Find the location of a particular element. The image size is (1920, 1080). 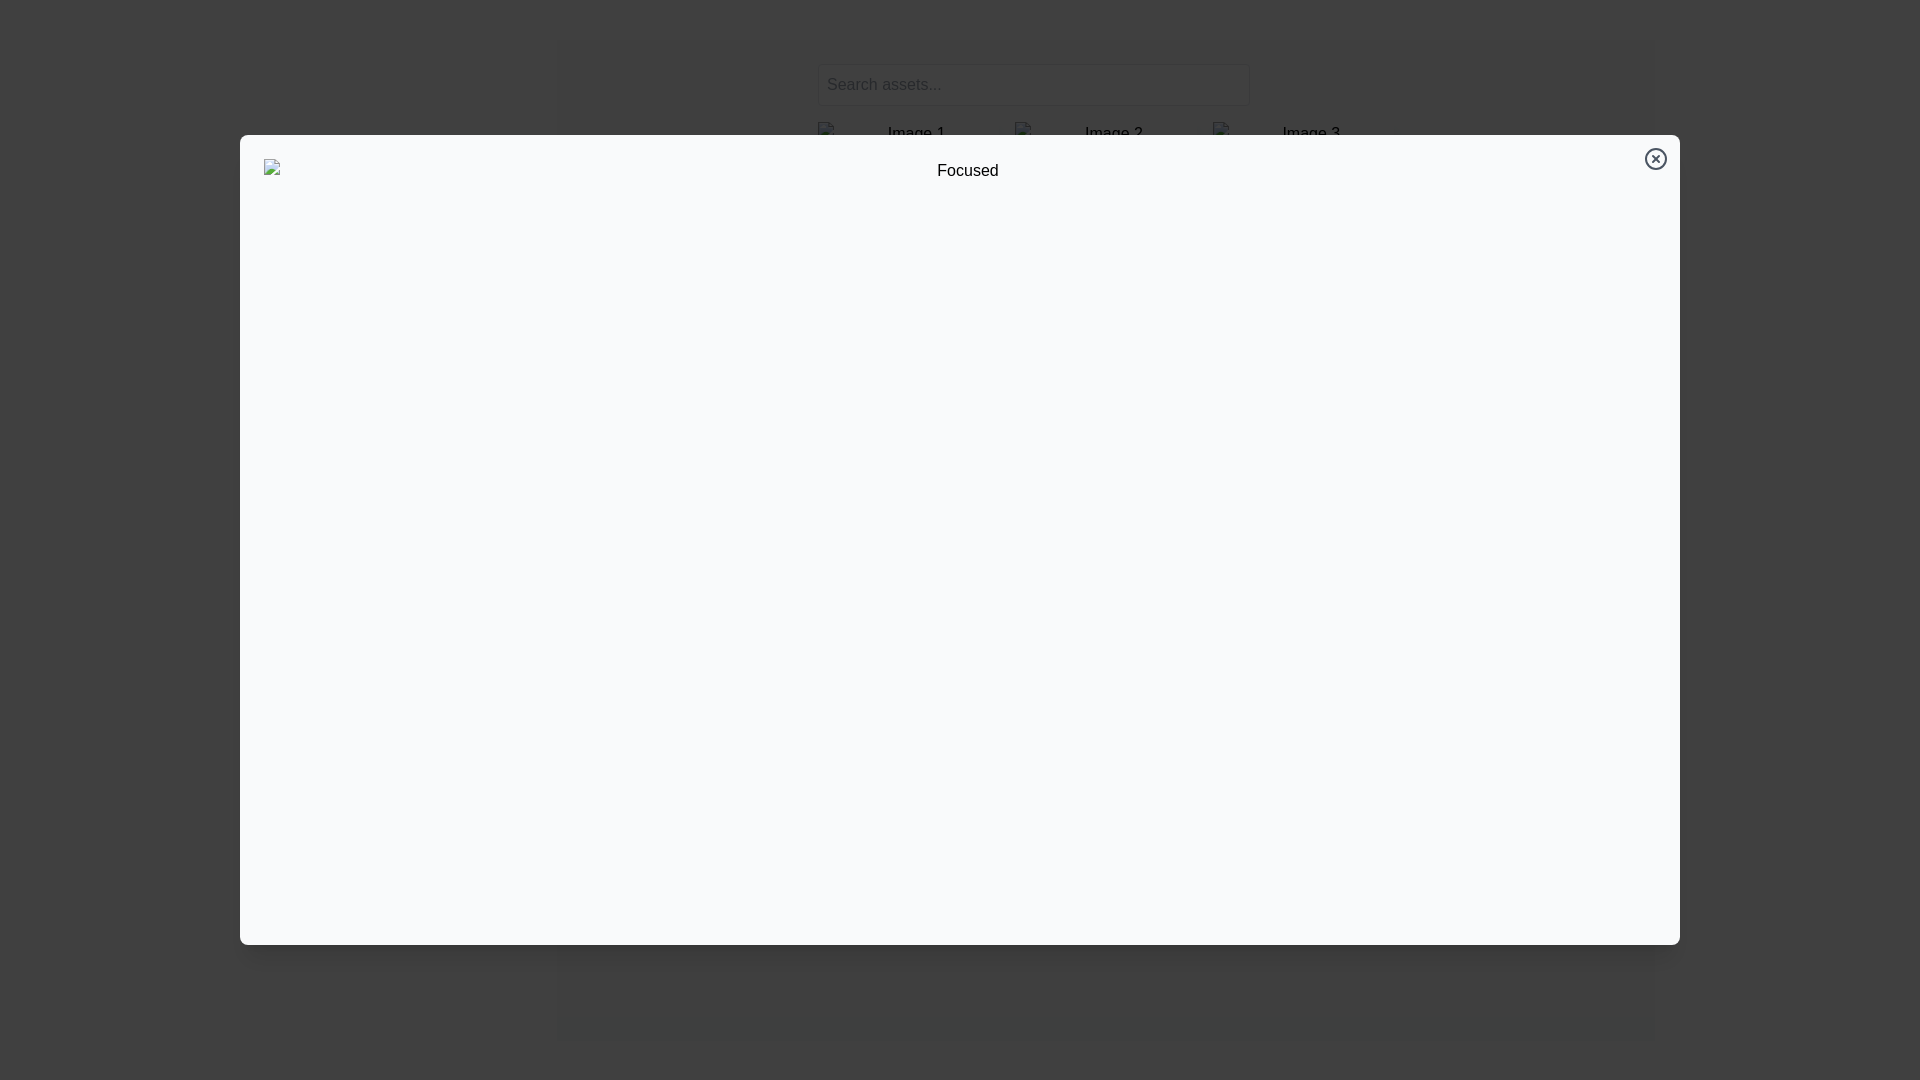

the small circular close button with an 'X' icon located in the top-right corner of the white dialog box is located at coordinates (1656, 157).